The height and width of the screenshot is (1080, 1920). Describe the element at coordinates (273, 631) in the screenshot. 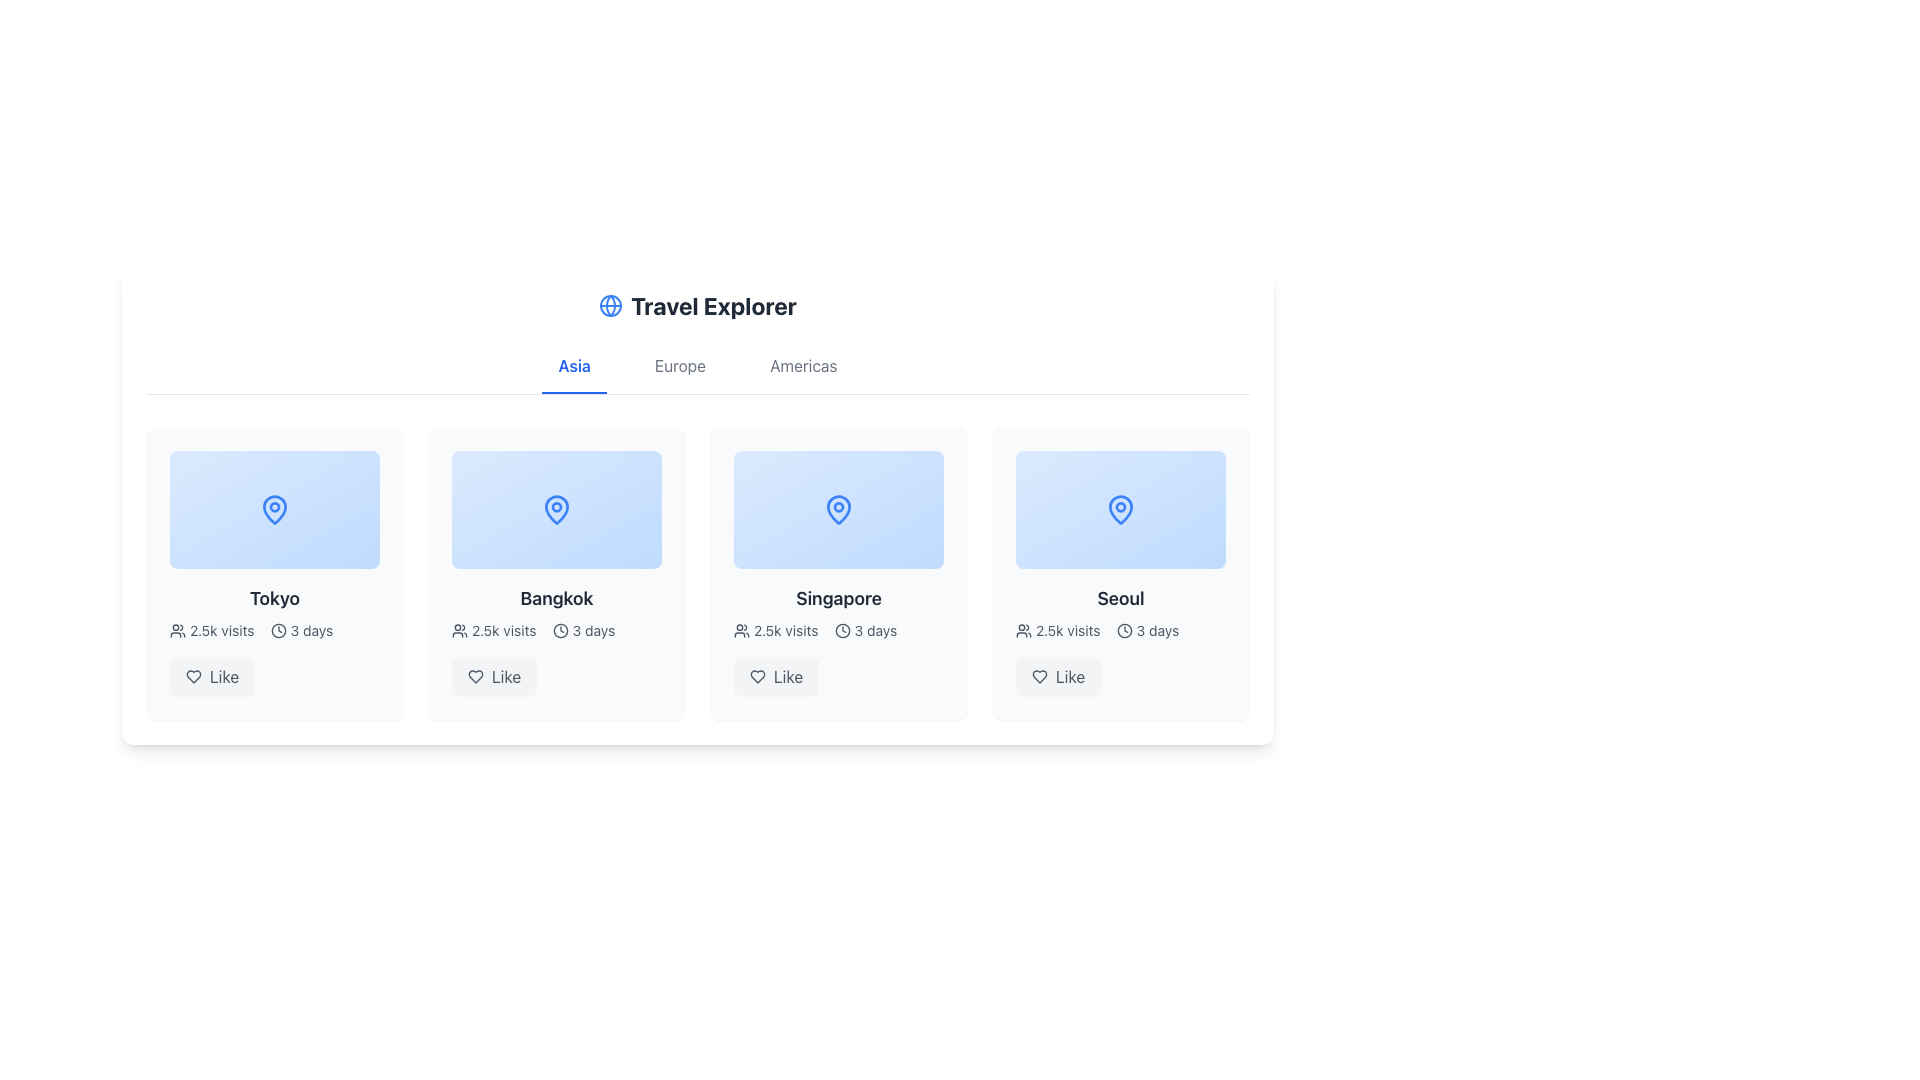

I see `the text with user and clock icons displaying '2.5k visits' and '3 days', which is located below the text 'Tokyo' and above the 'Like' button` at that location.